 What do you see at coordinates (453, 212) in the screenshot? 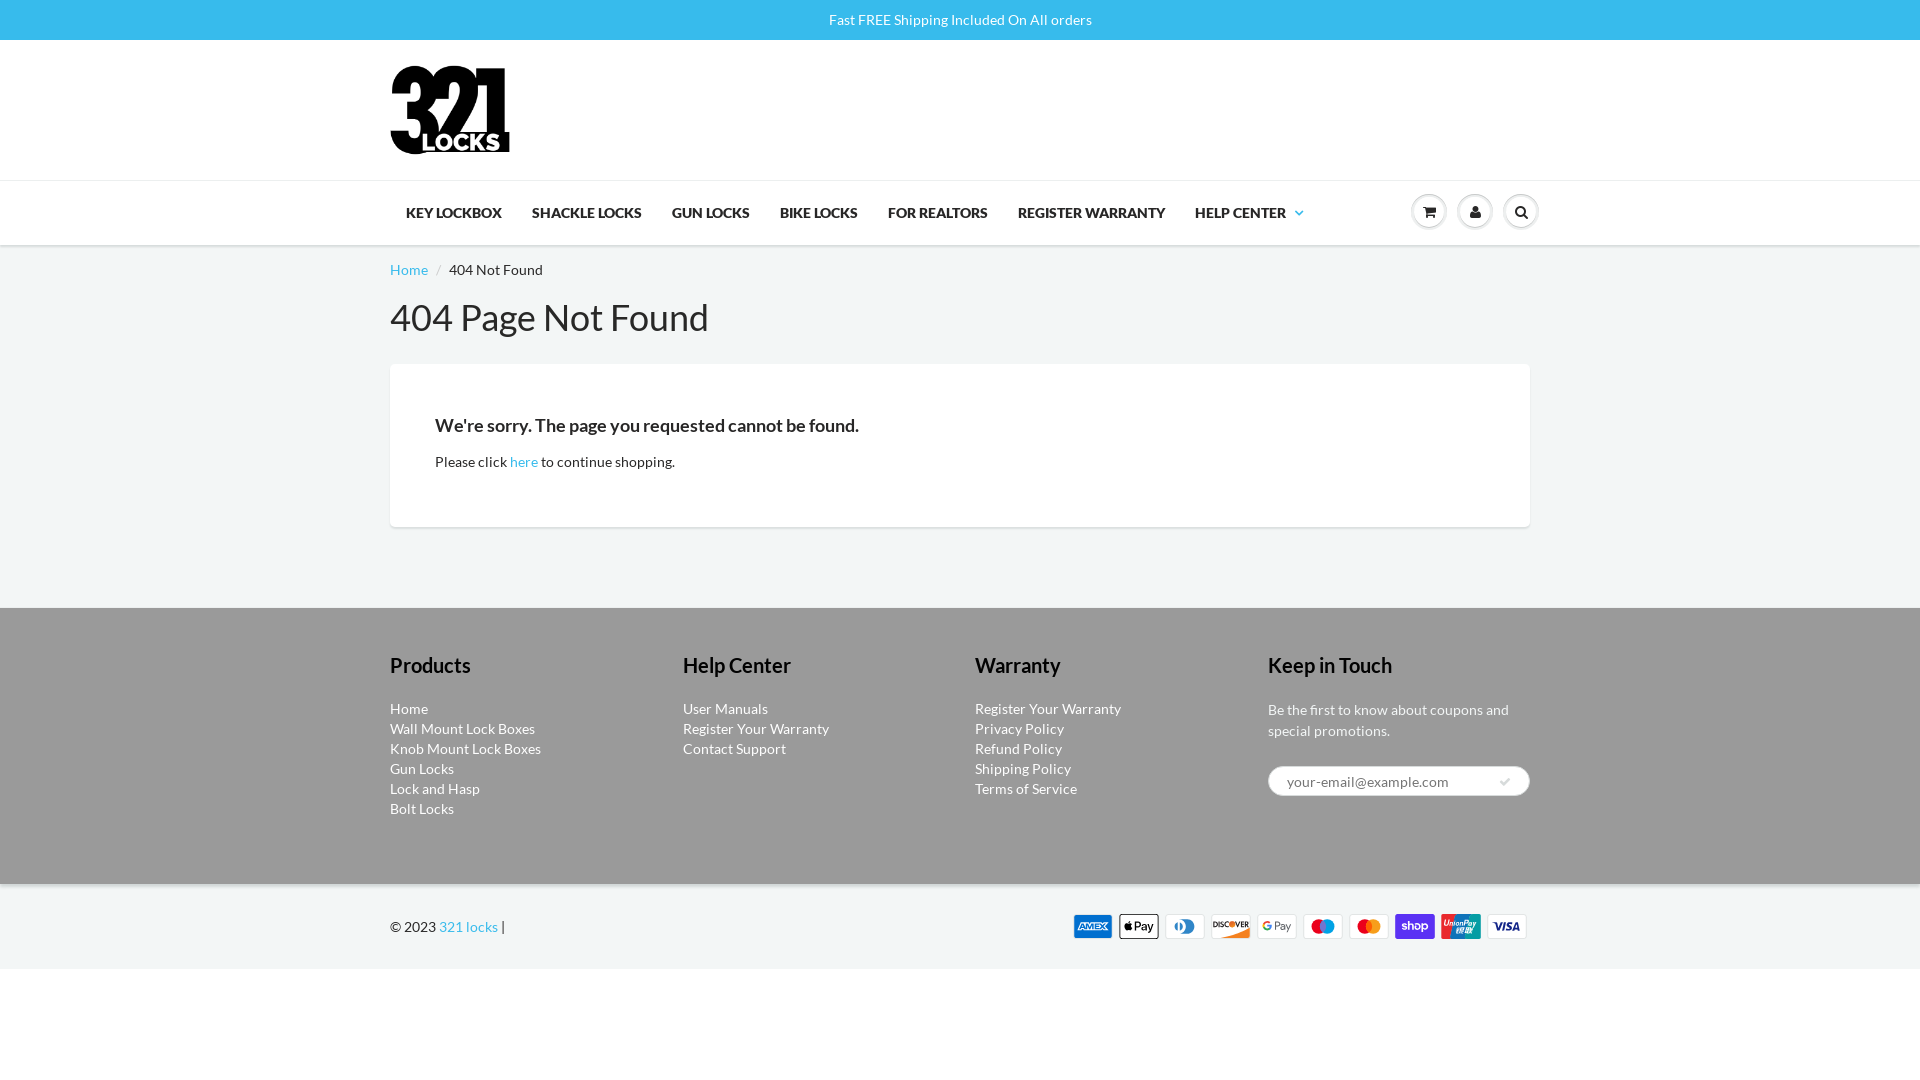
I see `'KEY LOCKBOX'` at bounding box center [453, 212].